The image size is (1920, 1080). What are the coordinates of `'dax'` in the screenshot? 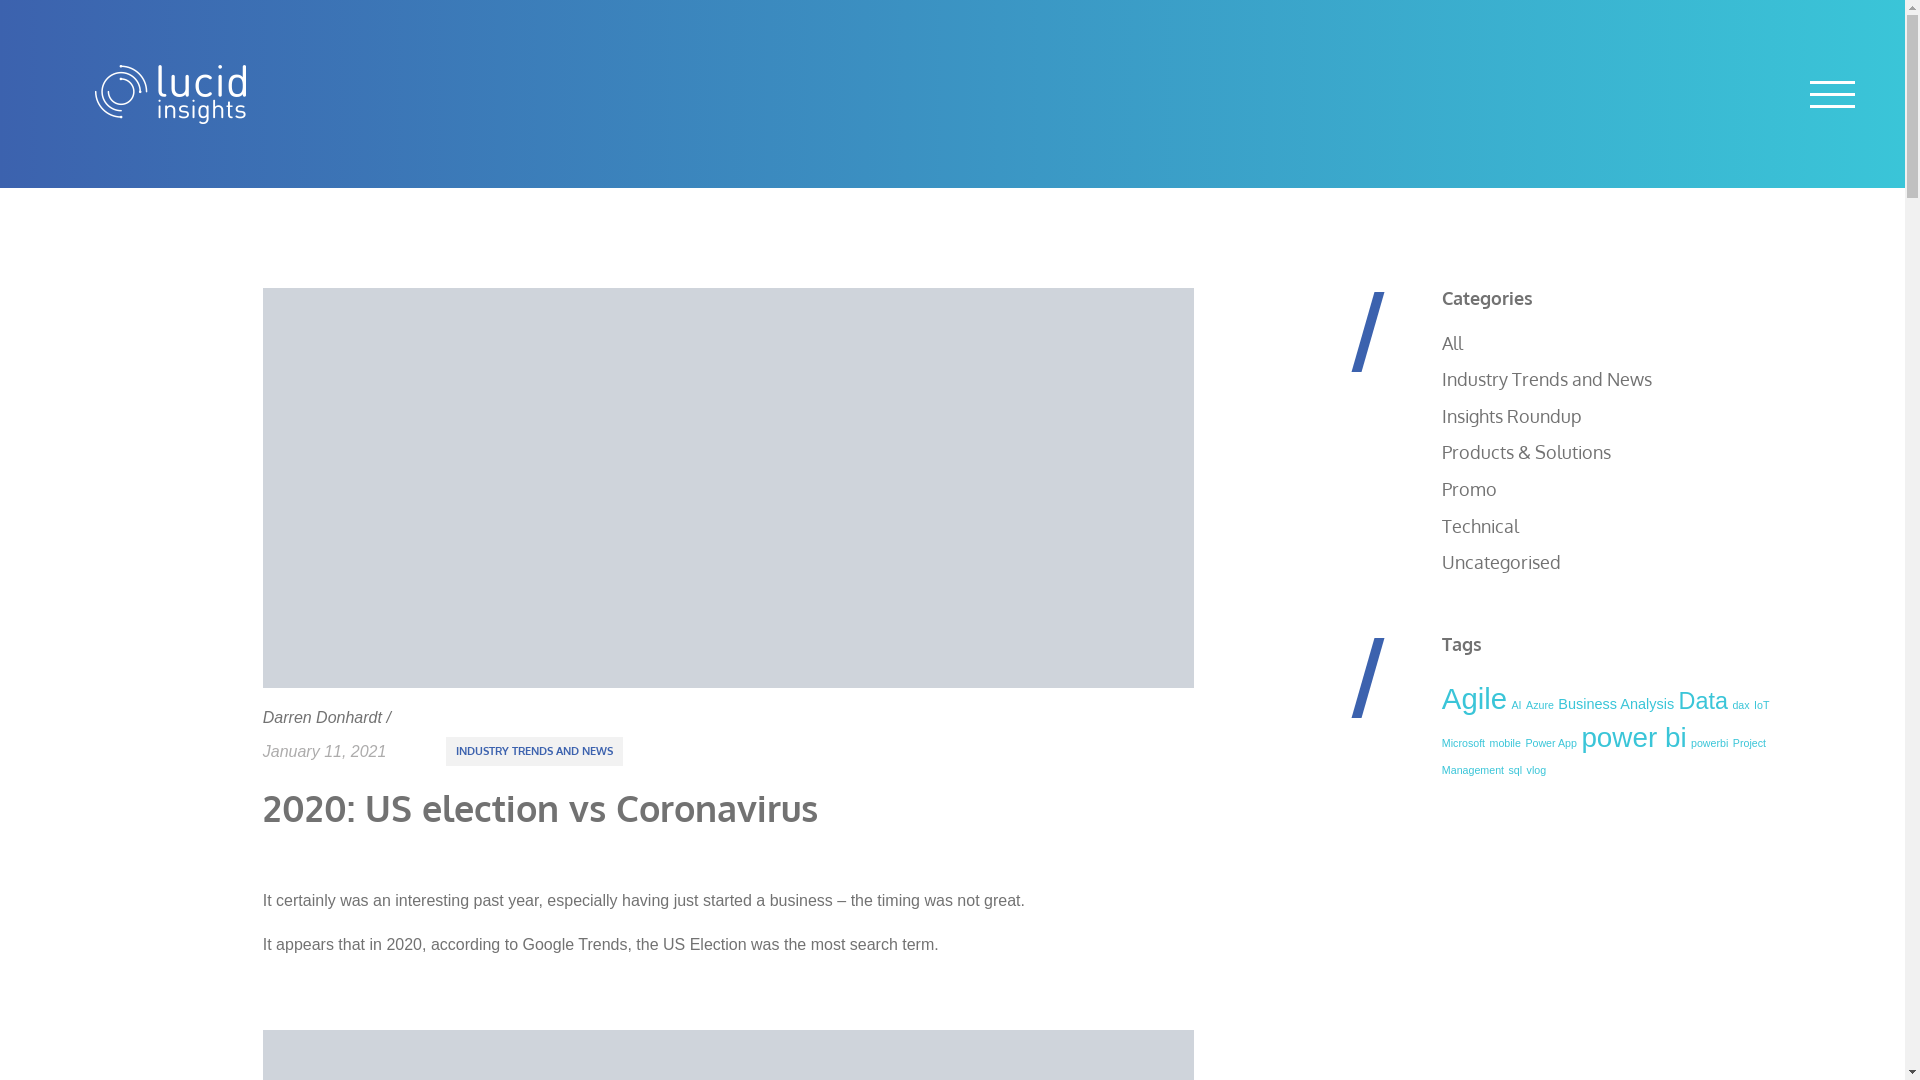 It's located at (1739, 704).